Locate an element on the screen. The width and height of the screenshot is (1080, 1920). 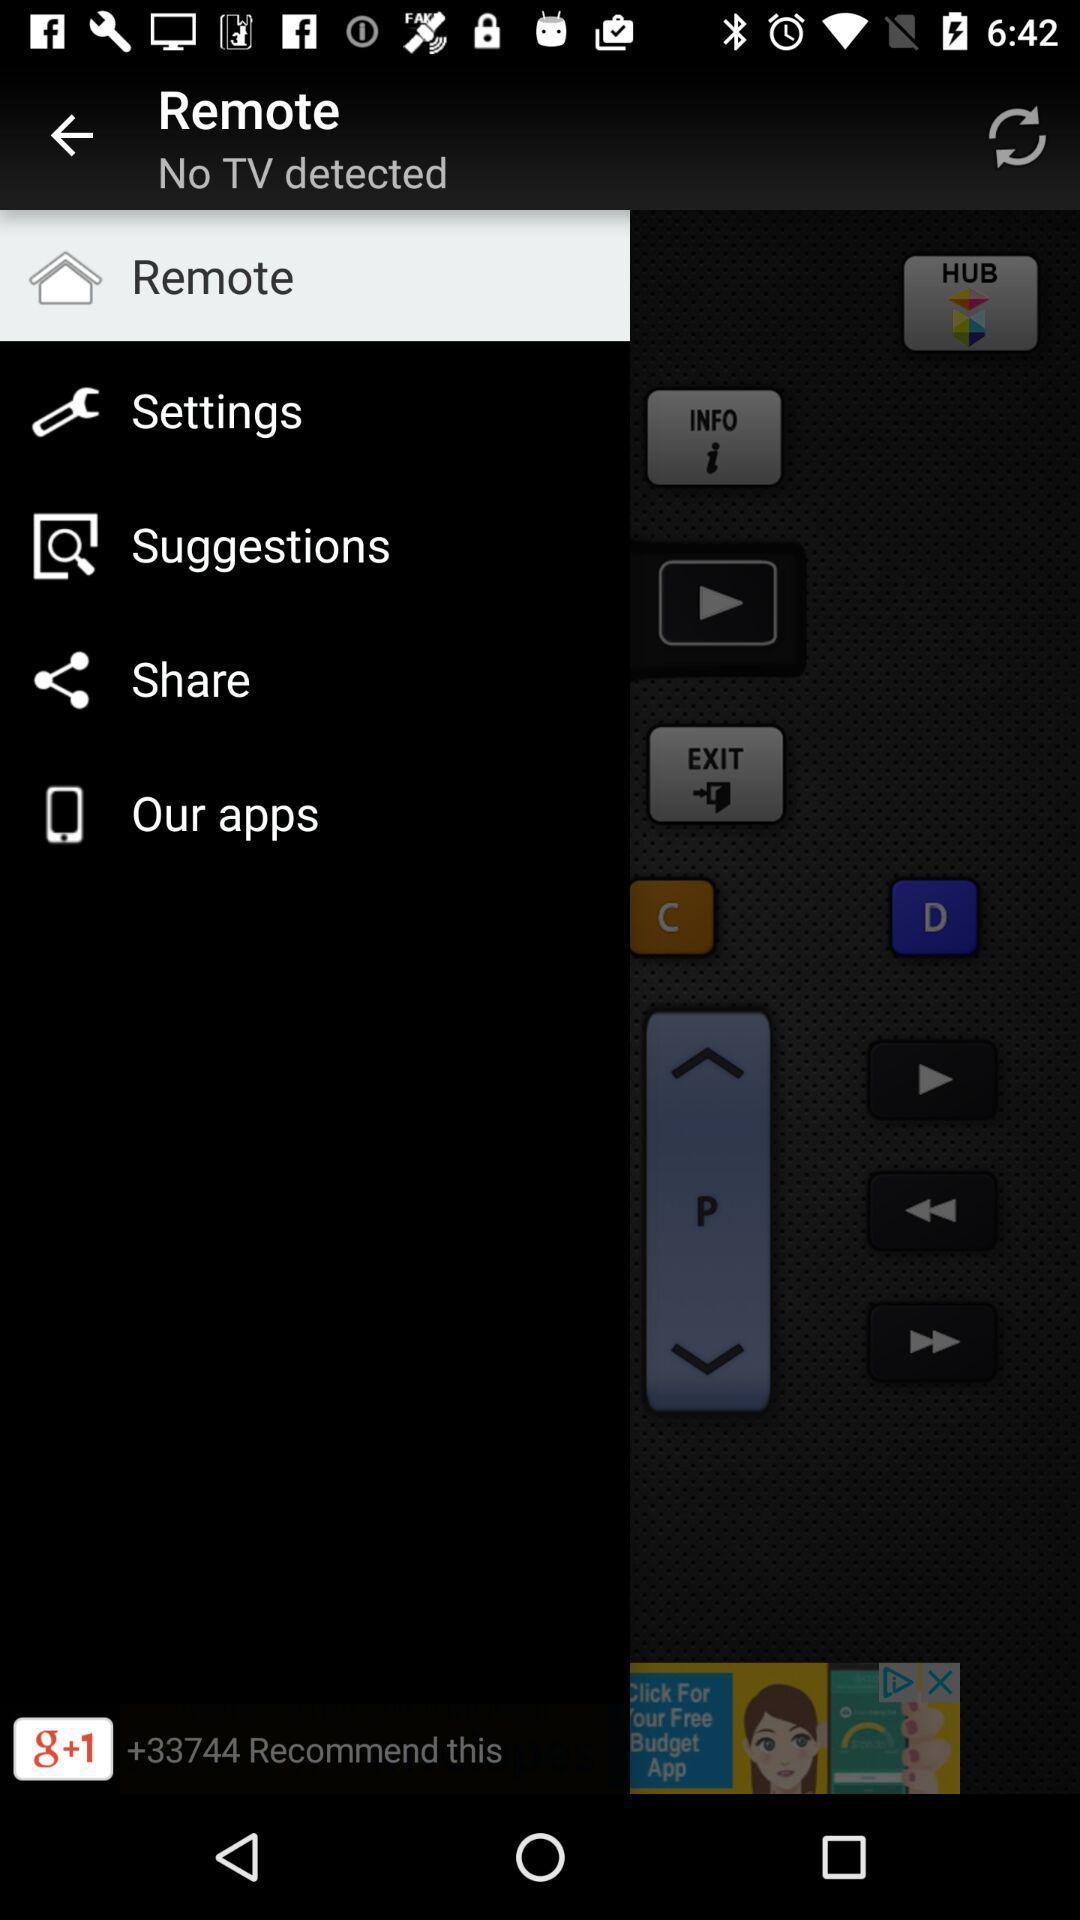
the facebook icon is located at coordinates (715, 438).